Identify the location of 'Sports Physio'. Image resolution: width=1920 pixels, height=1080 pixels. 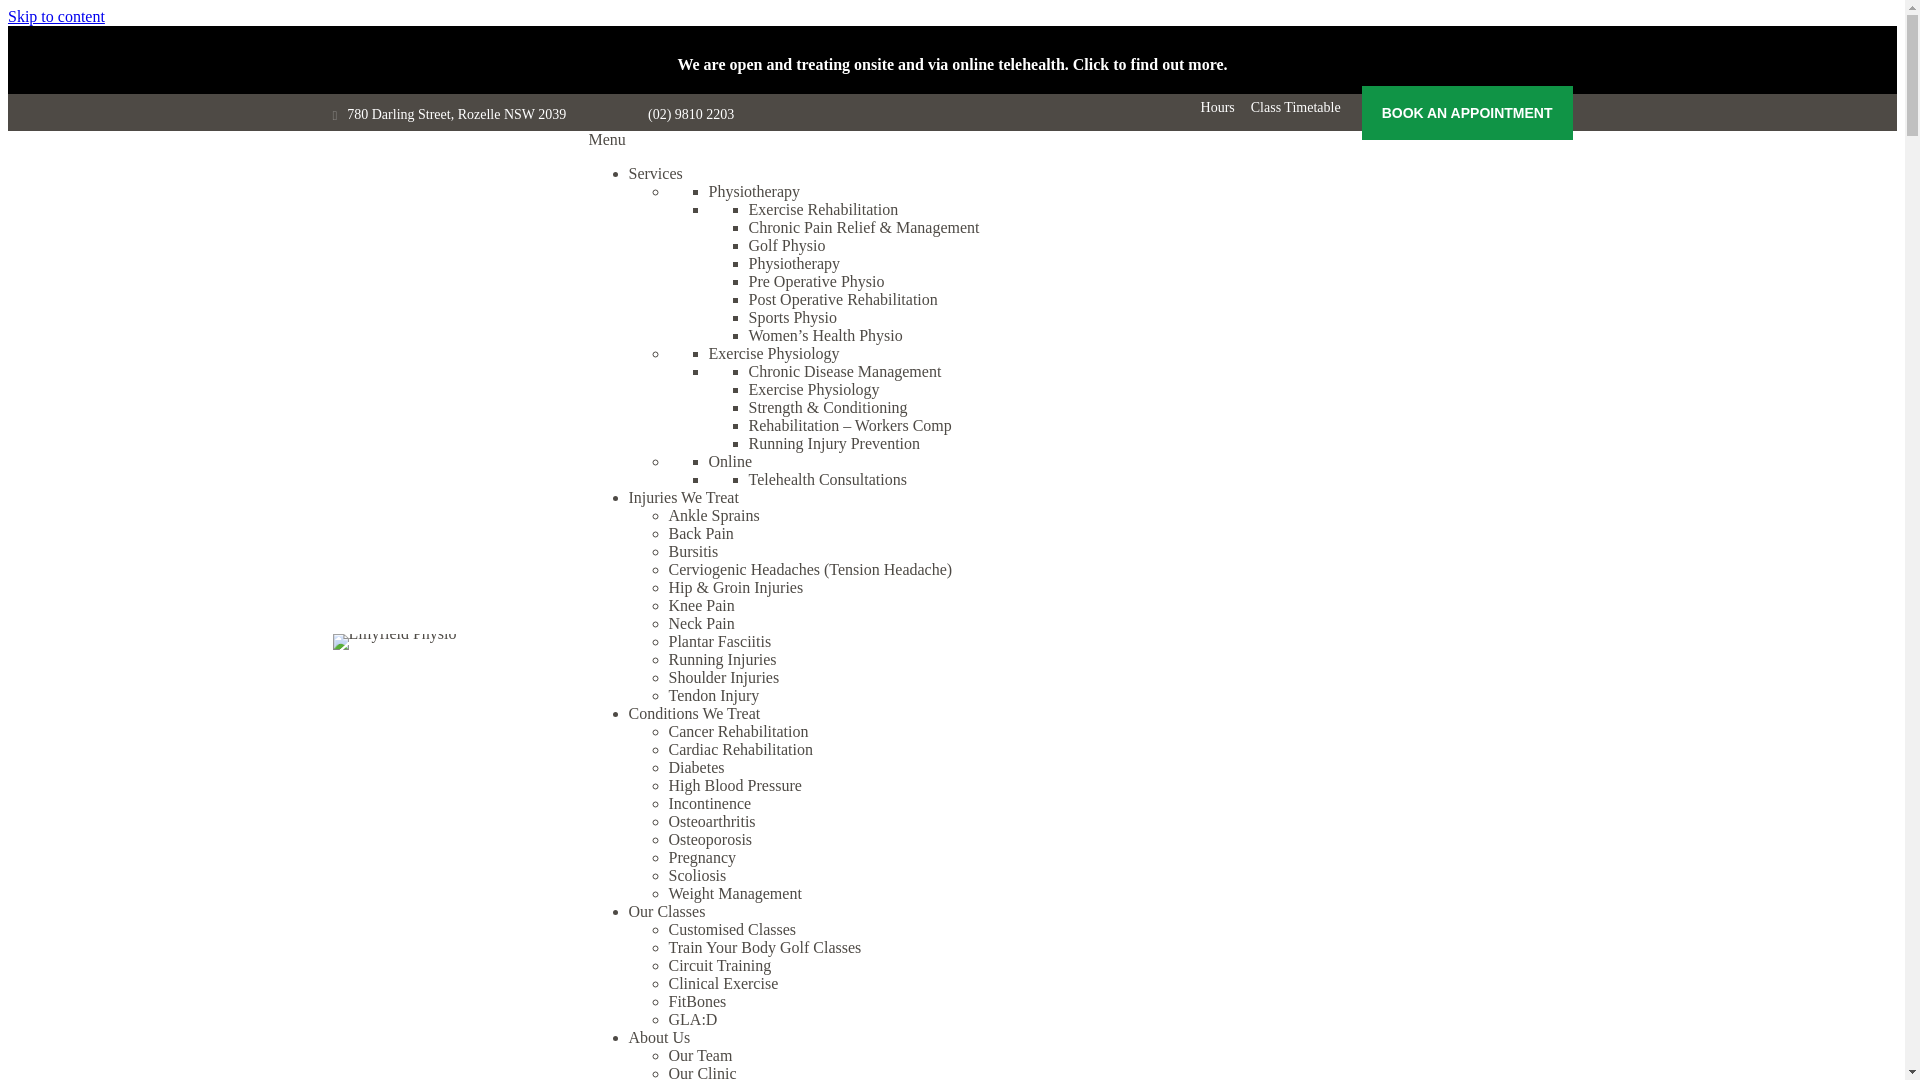
(791, 316).